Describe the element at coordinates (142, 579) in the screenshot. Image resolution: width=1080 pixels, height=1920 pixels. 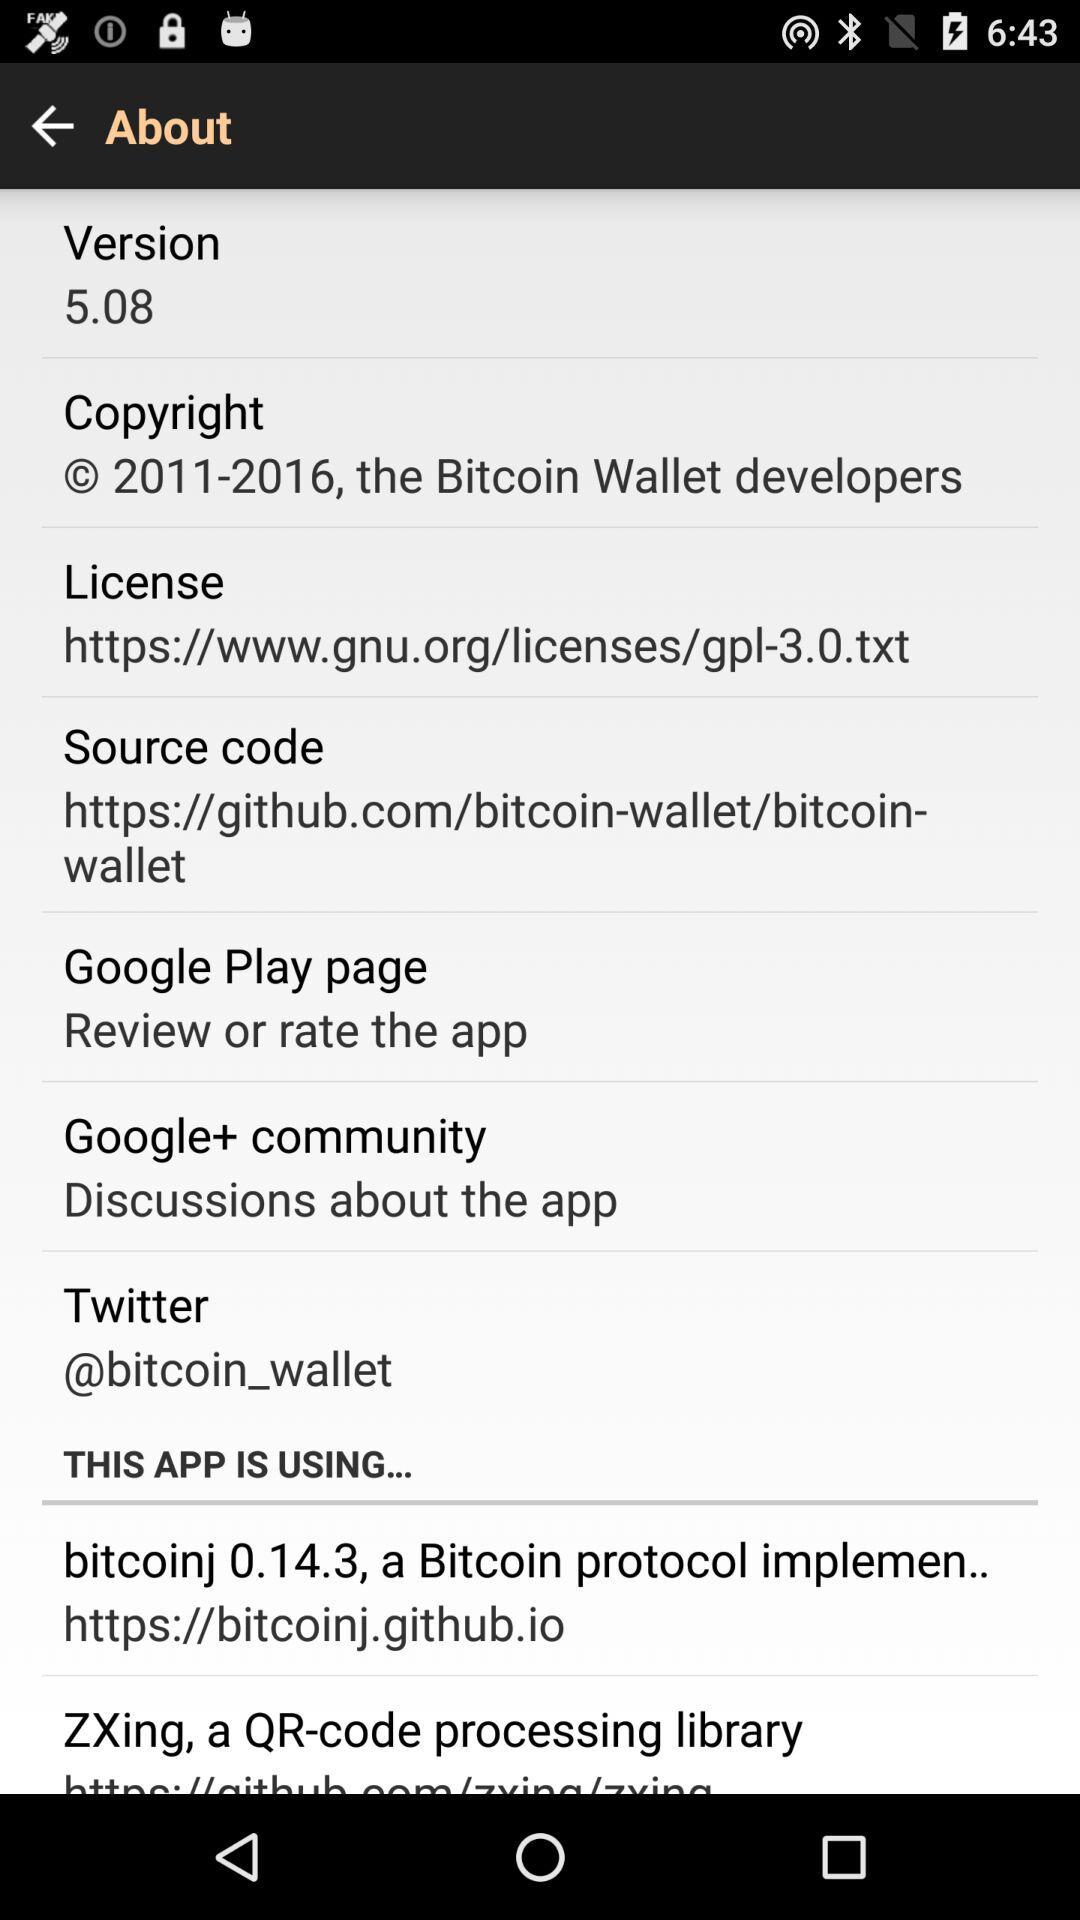
I see `the license icon` at that location.